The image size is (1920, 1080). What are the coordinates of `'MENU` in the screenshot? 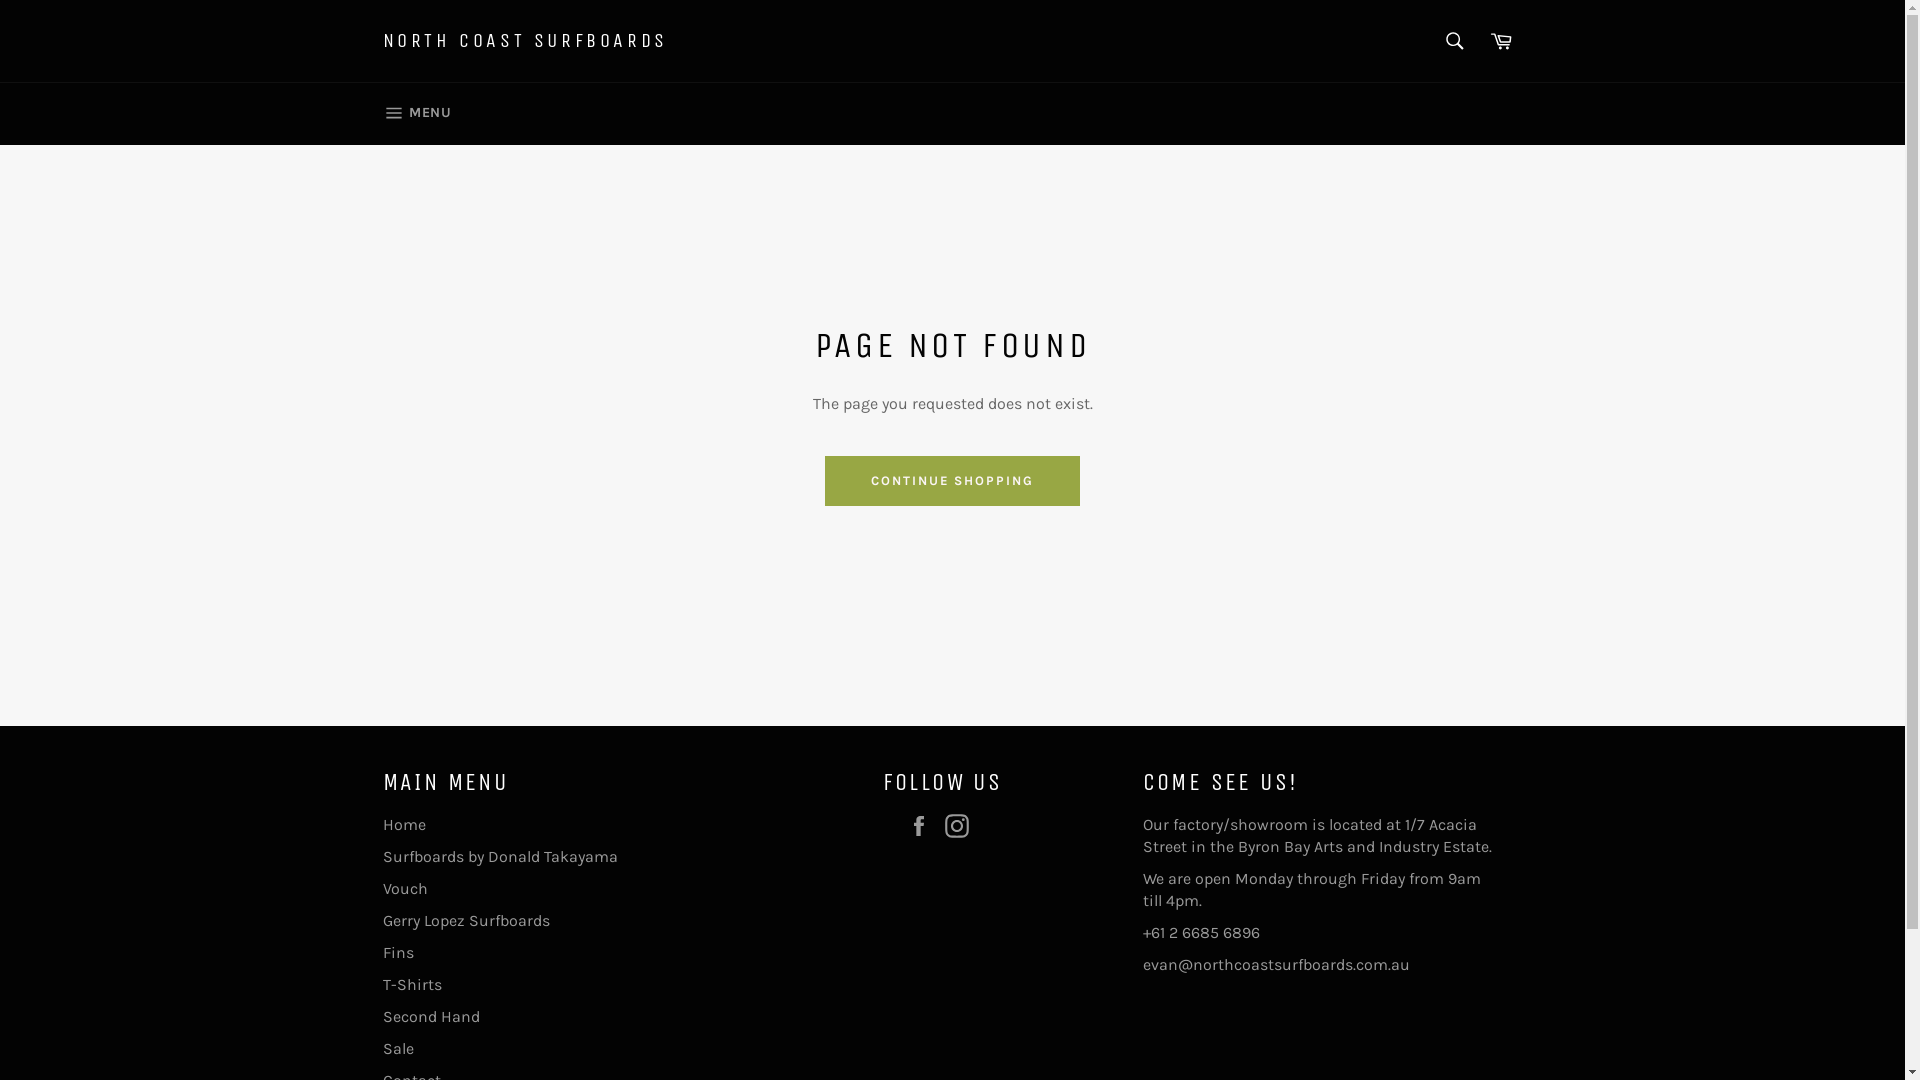 It's located at (415, 114).